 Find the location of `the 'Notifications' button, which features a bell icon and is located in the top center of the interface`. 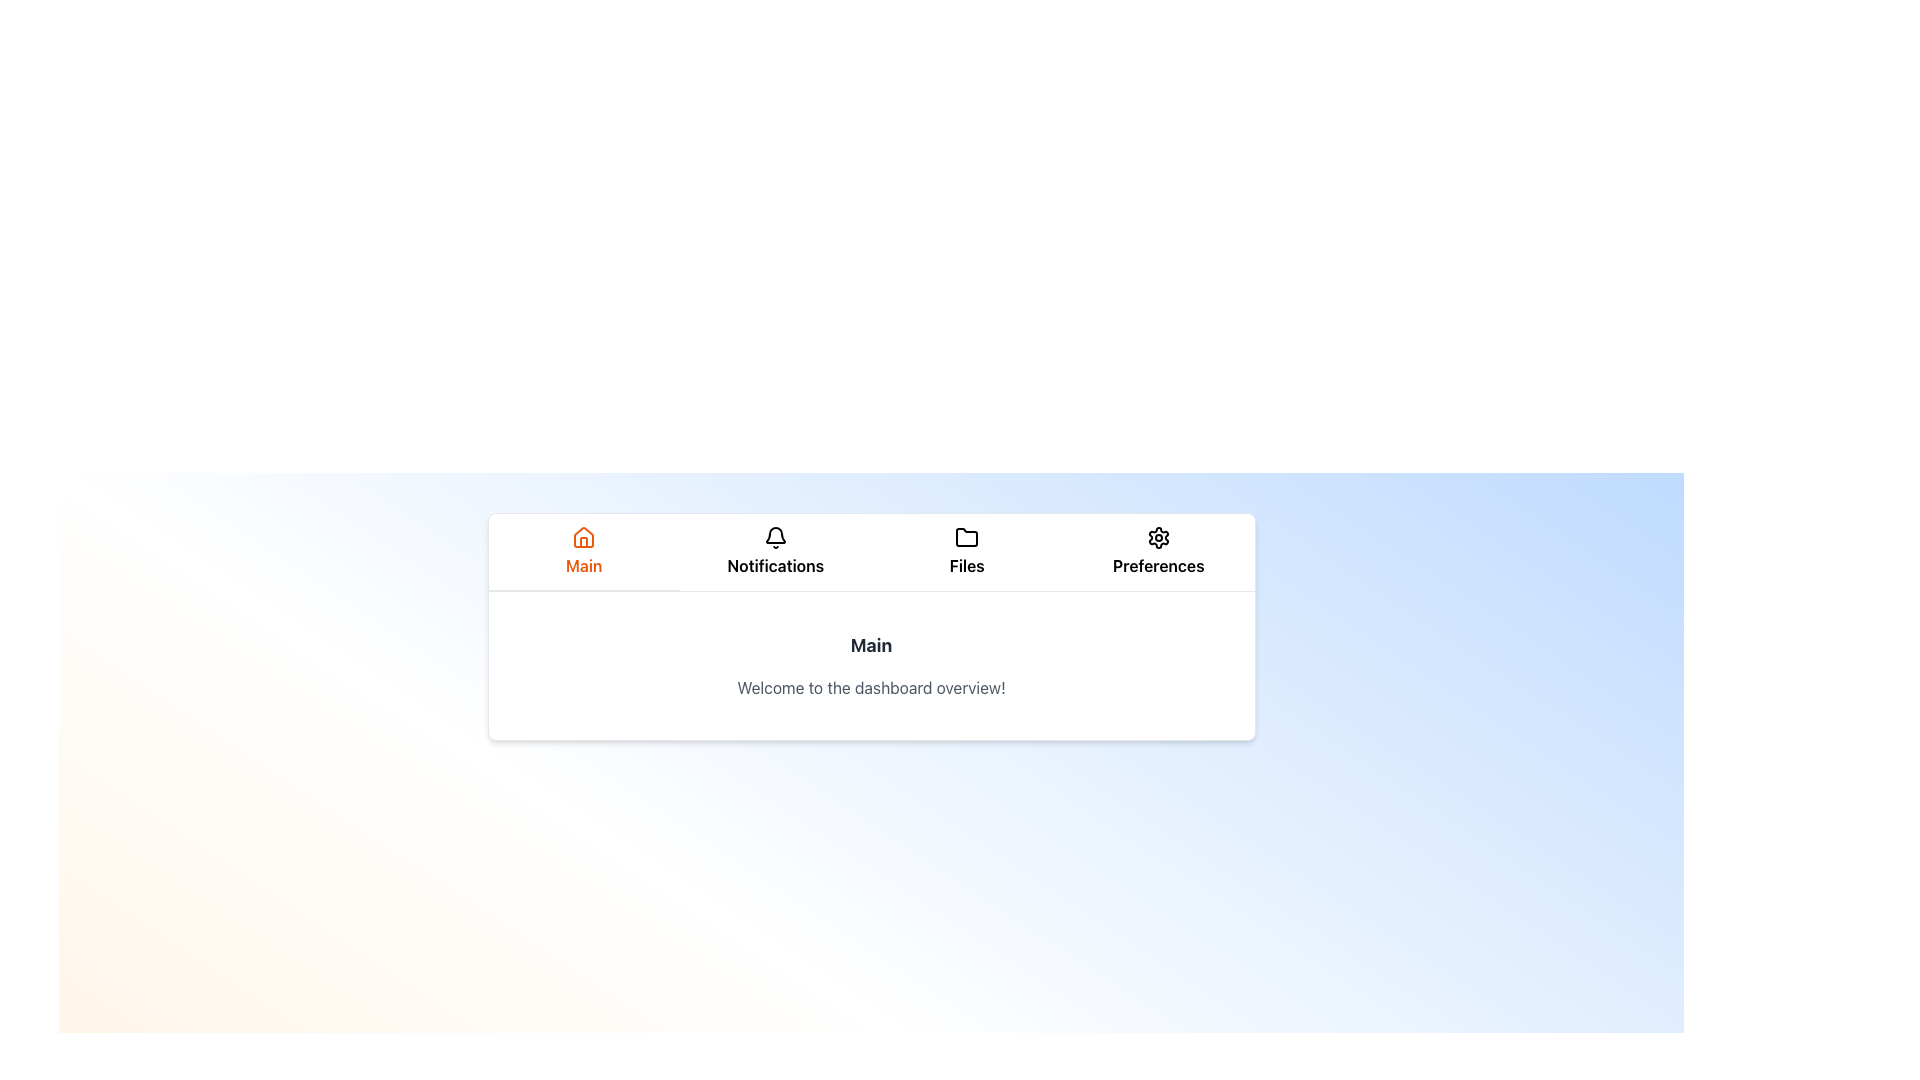

the 'Notifications' button, which features a bell icon and is located in the top center of the interface is located at coordinates (774, 552).